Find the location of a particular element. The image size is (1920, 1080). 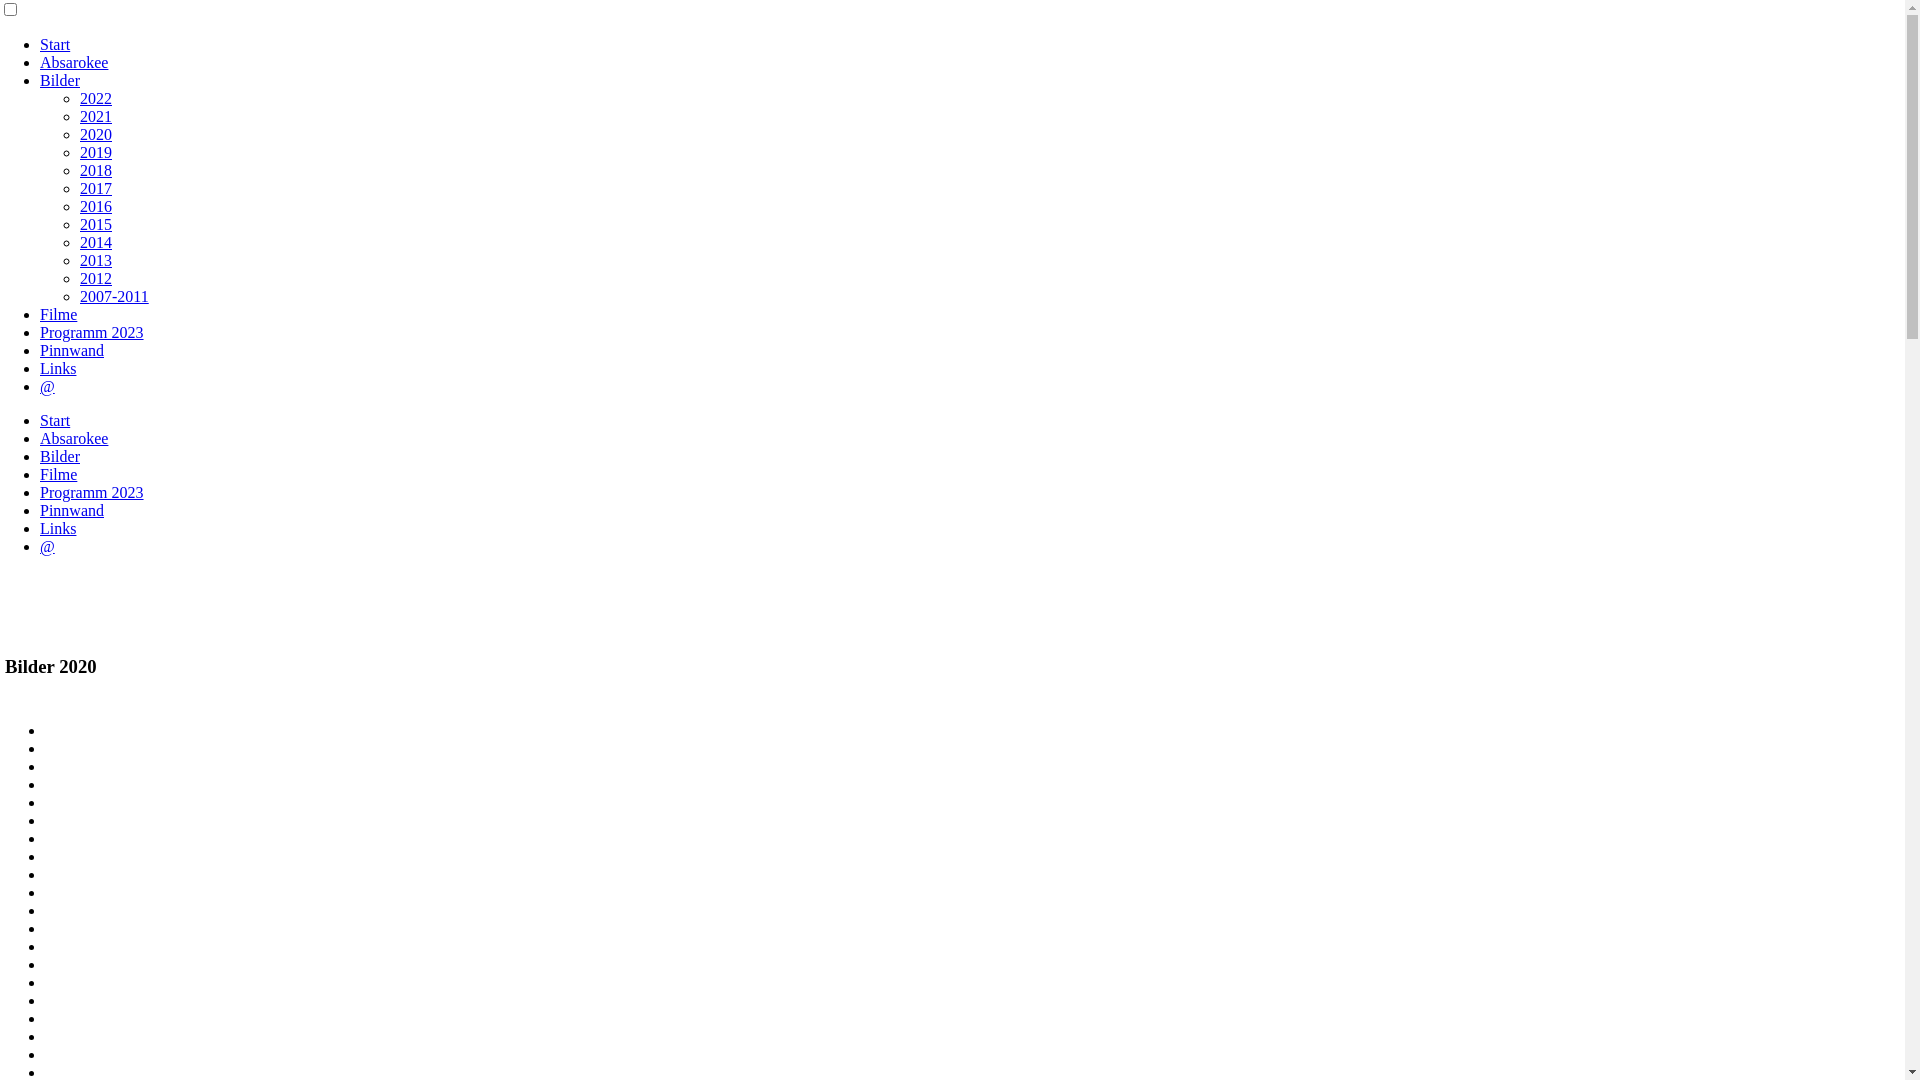

'Start' is located at coordinates (39, 419).